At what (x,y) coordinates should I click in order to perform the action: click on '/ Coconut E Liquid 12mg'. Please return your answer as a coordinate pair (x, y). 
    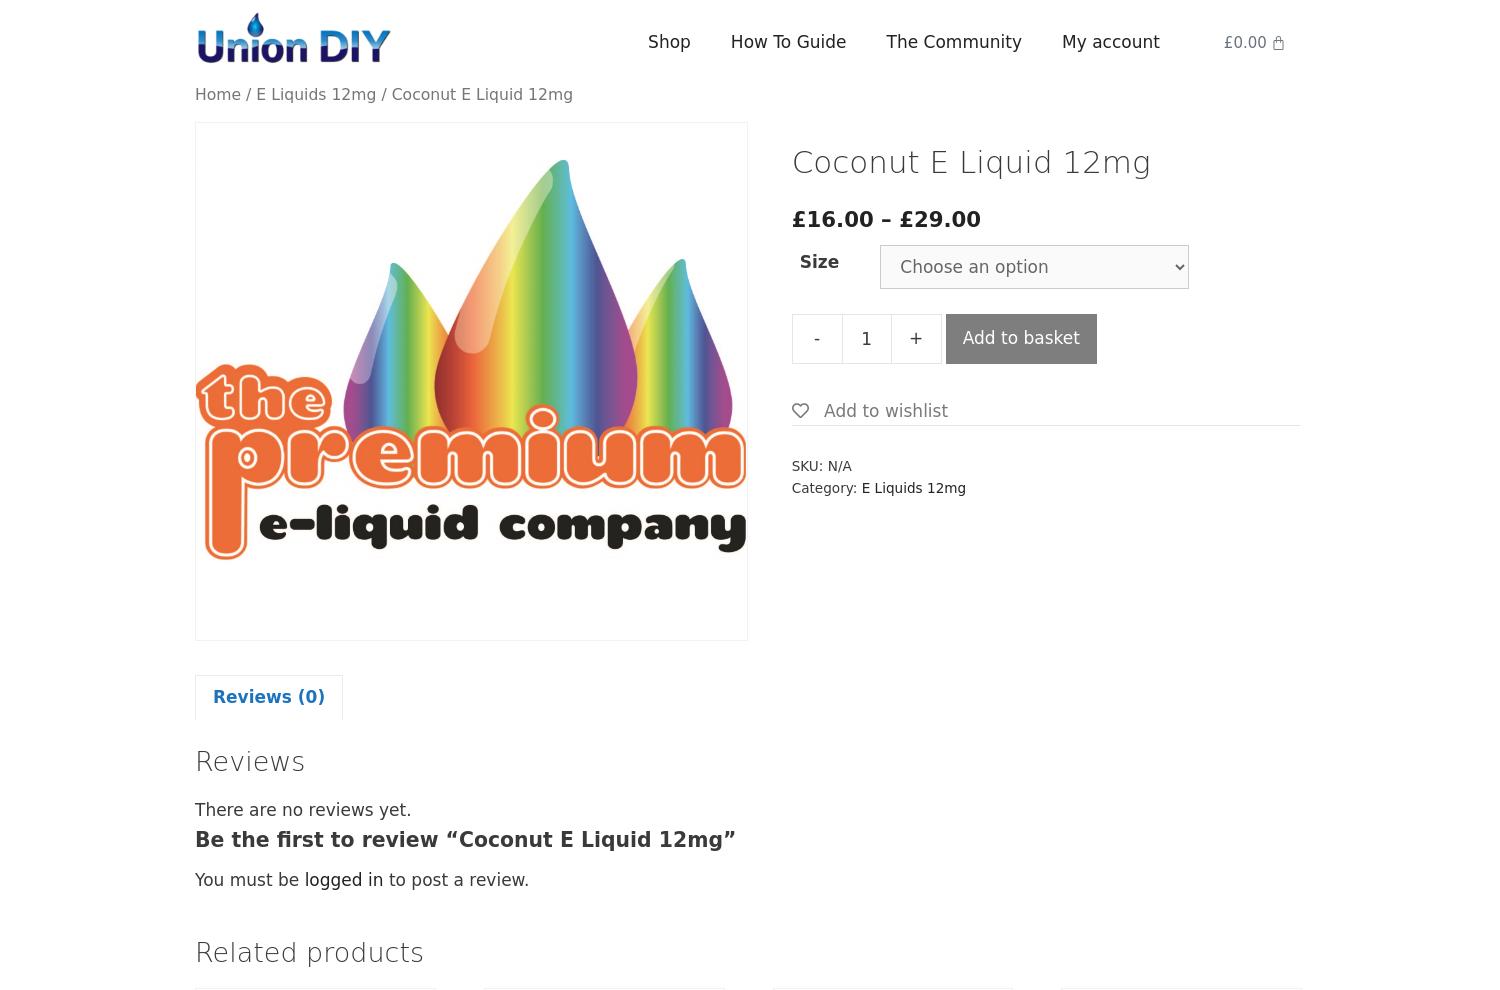
    Looking at the image, I should click on (376, 93).